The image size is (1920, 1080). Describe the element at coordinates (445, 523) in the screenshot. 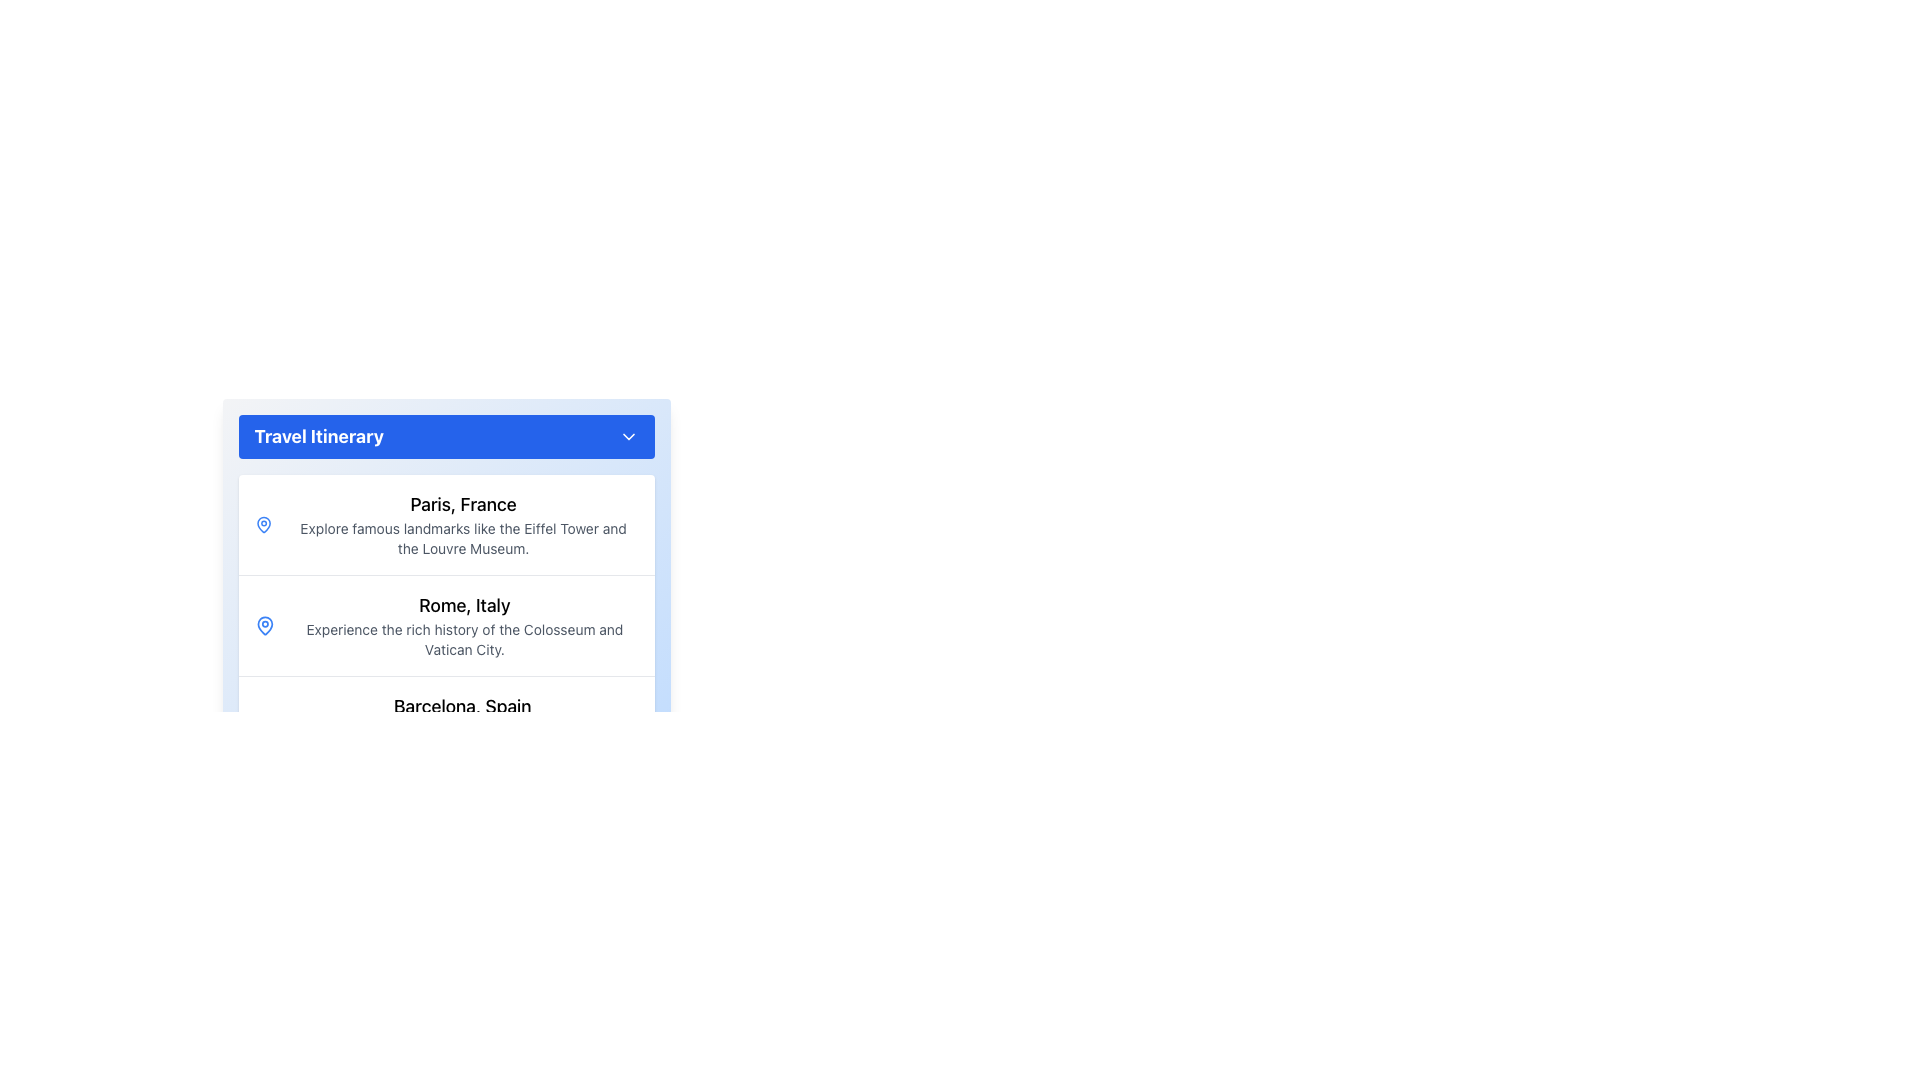

I see `the Information Card displaying travel information for 'Paris, France', which includes a title in bold and a description about landmarks` at that location.